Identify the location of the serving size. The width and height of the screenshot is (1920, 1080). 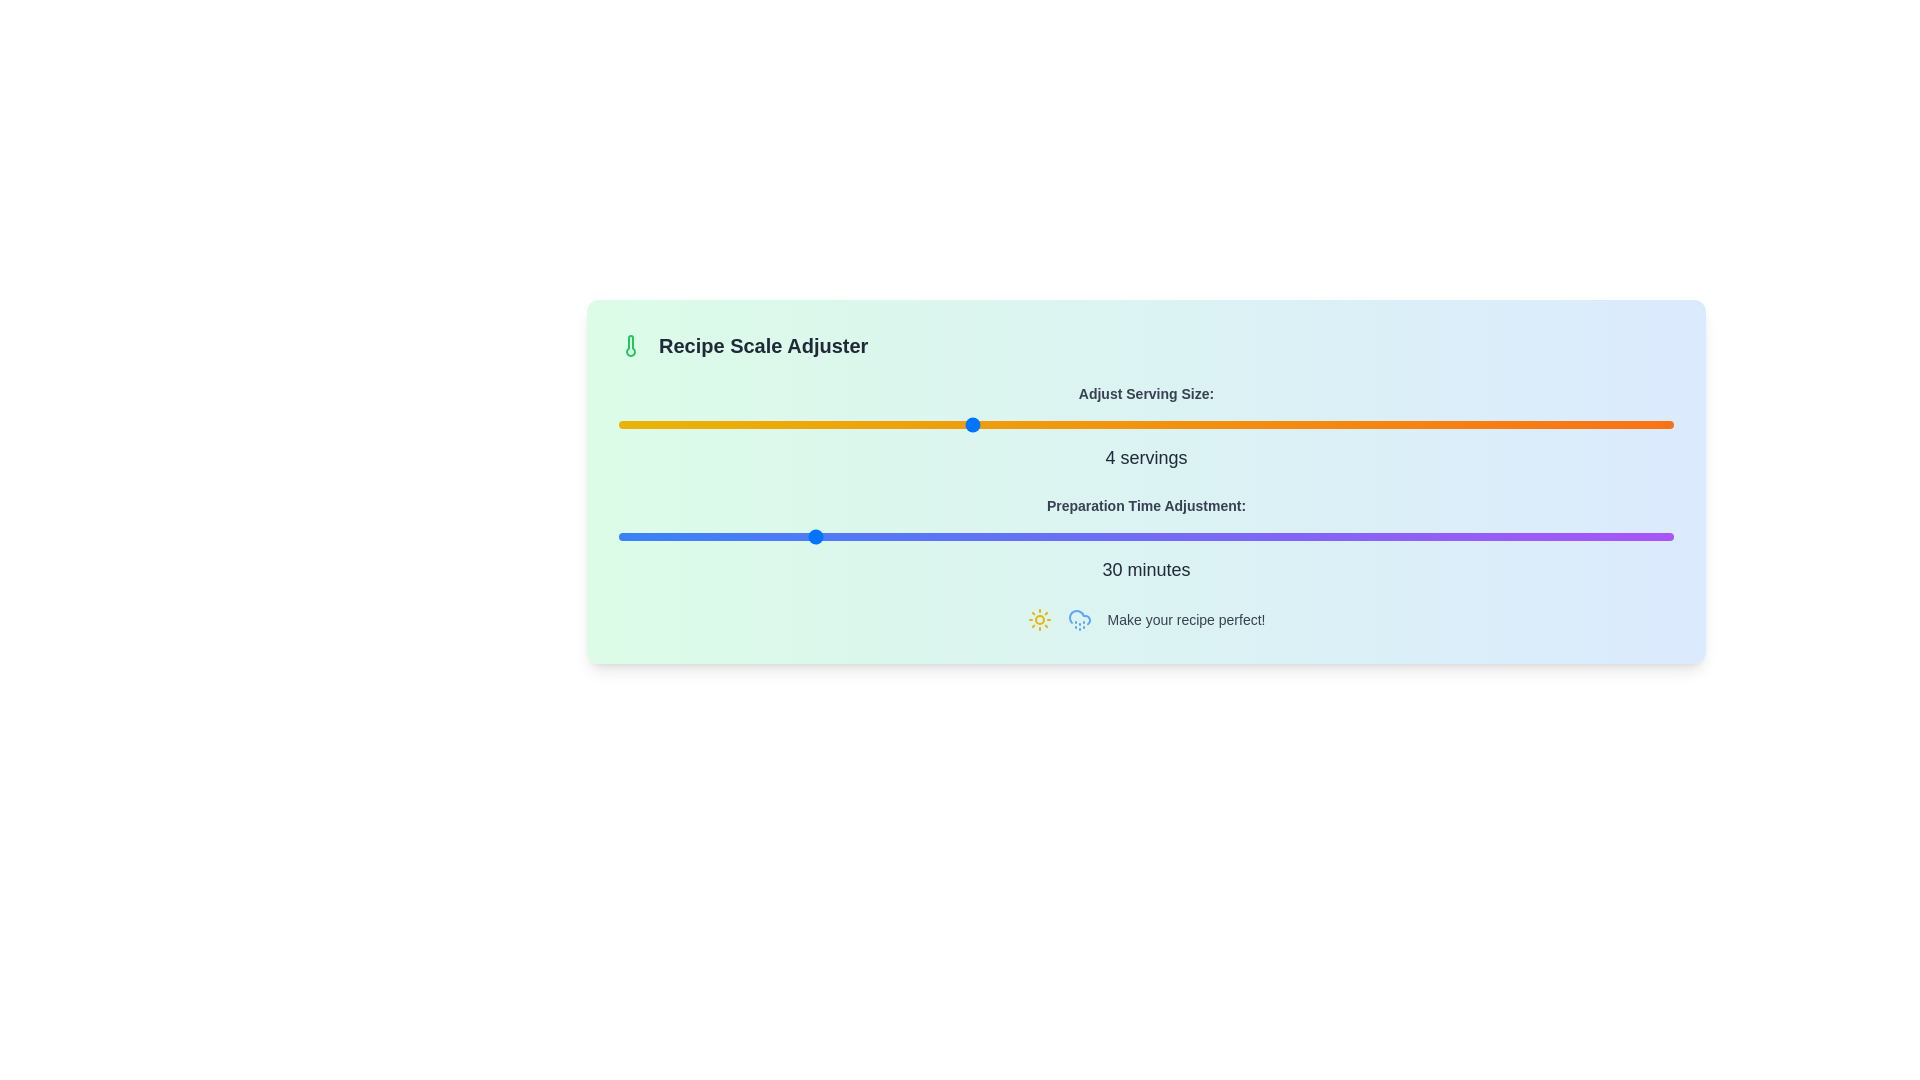
(735, 423).